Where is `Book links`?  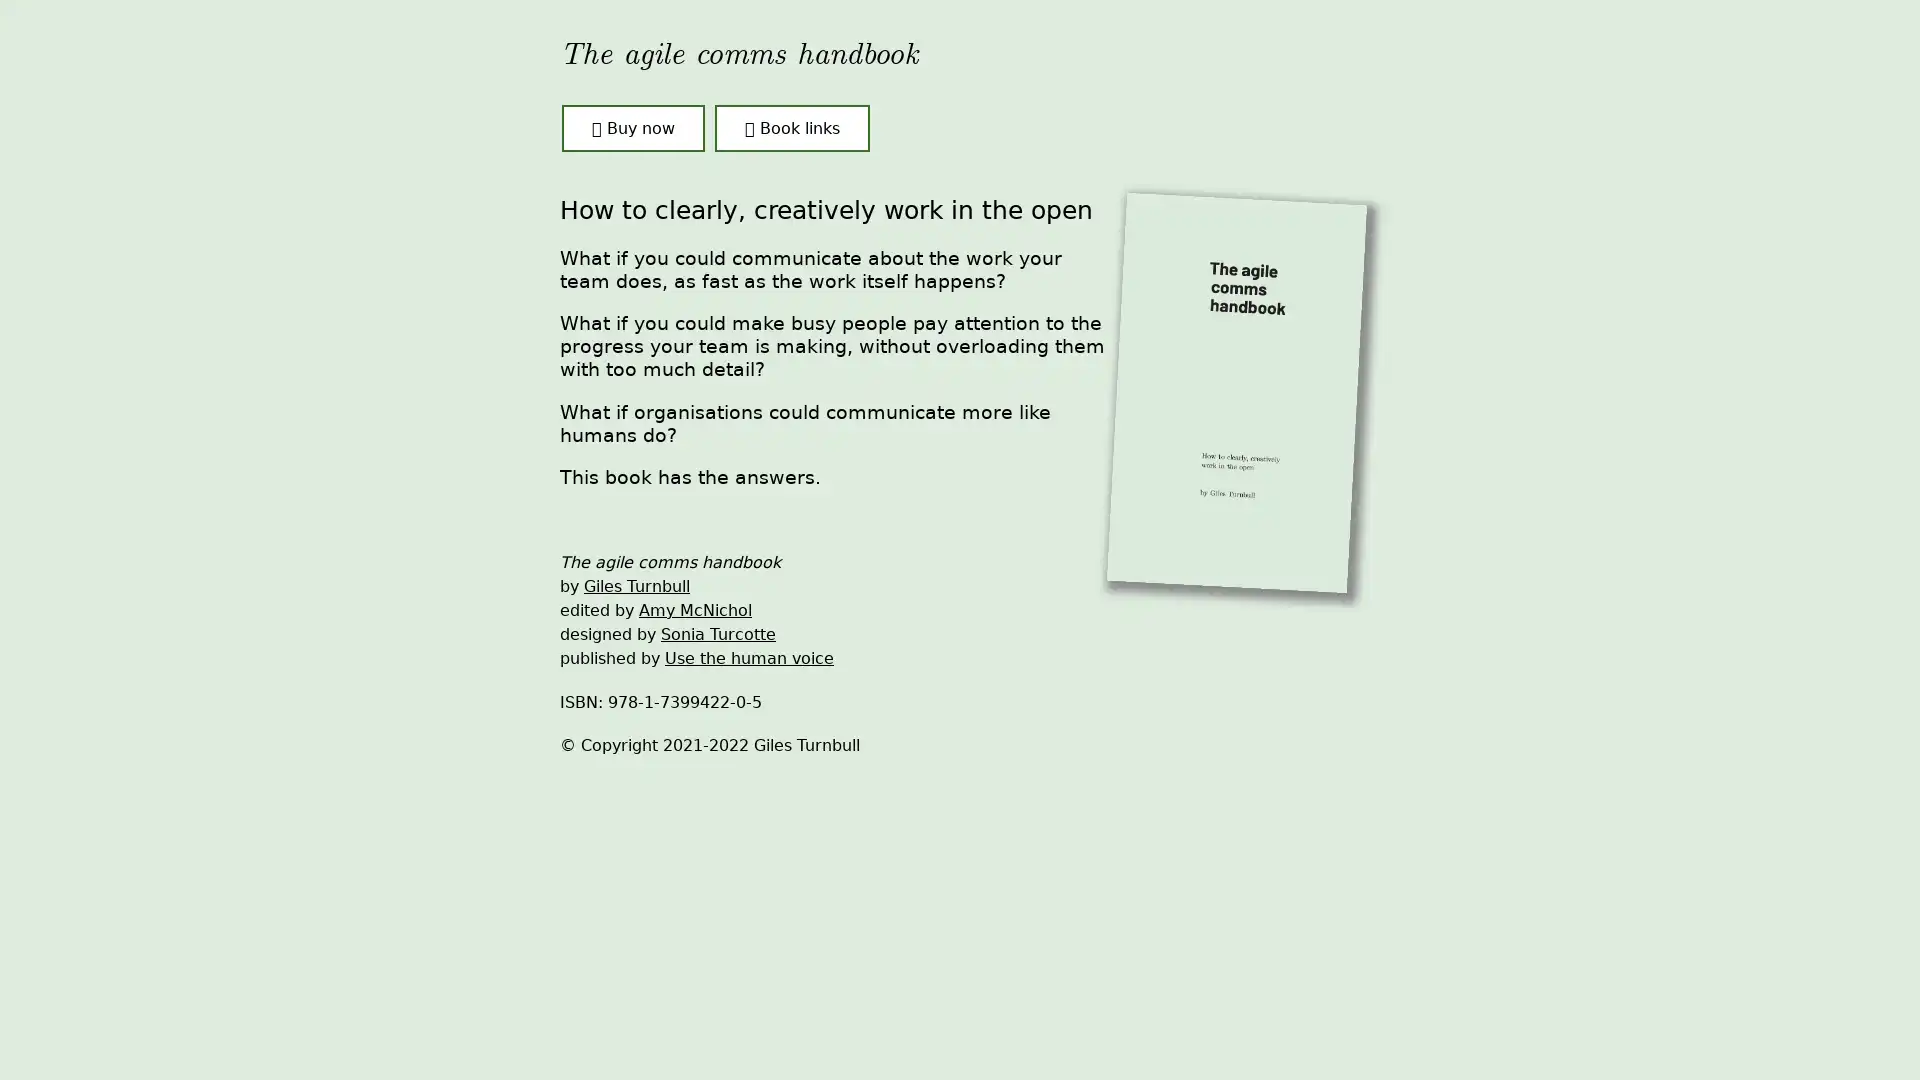 Book links is located at coordinates (791, 128).